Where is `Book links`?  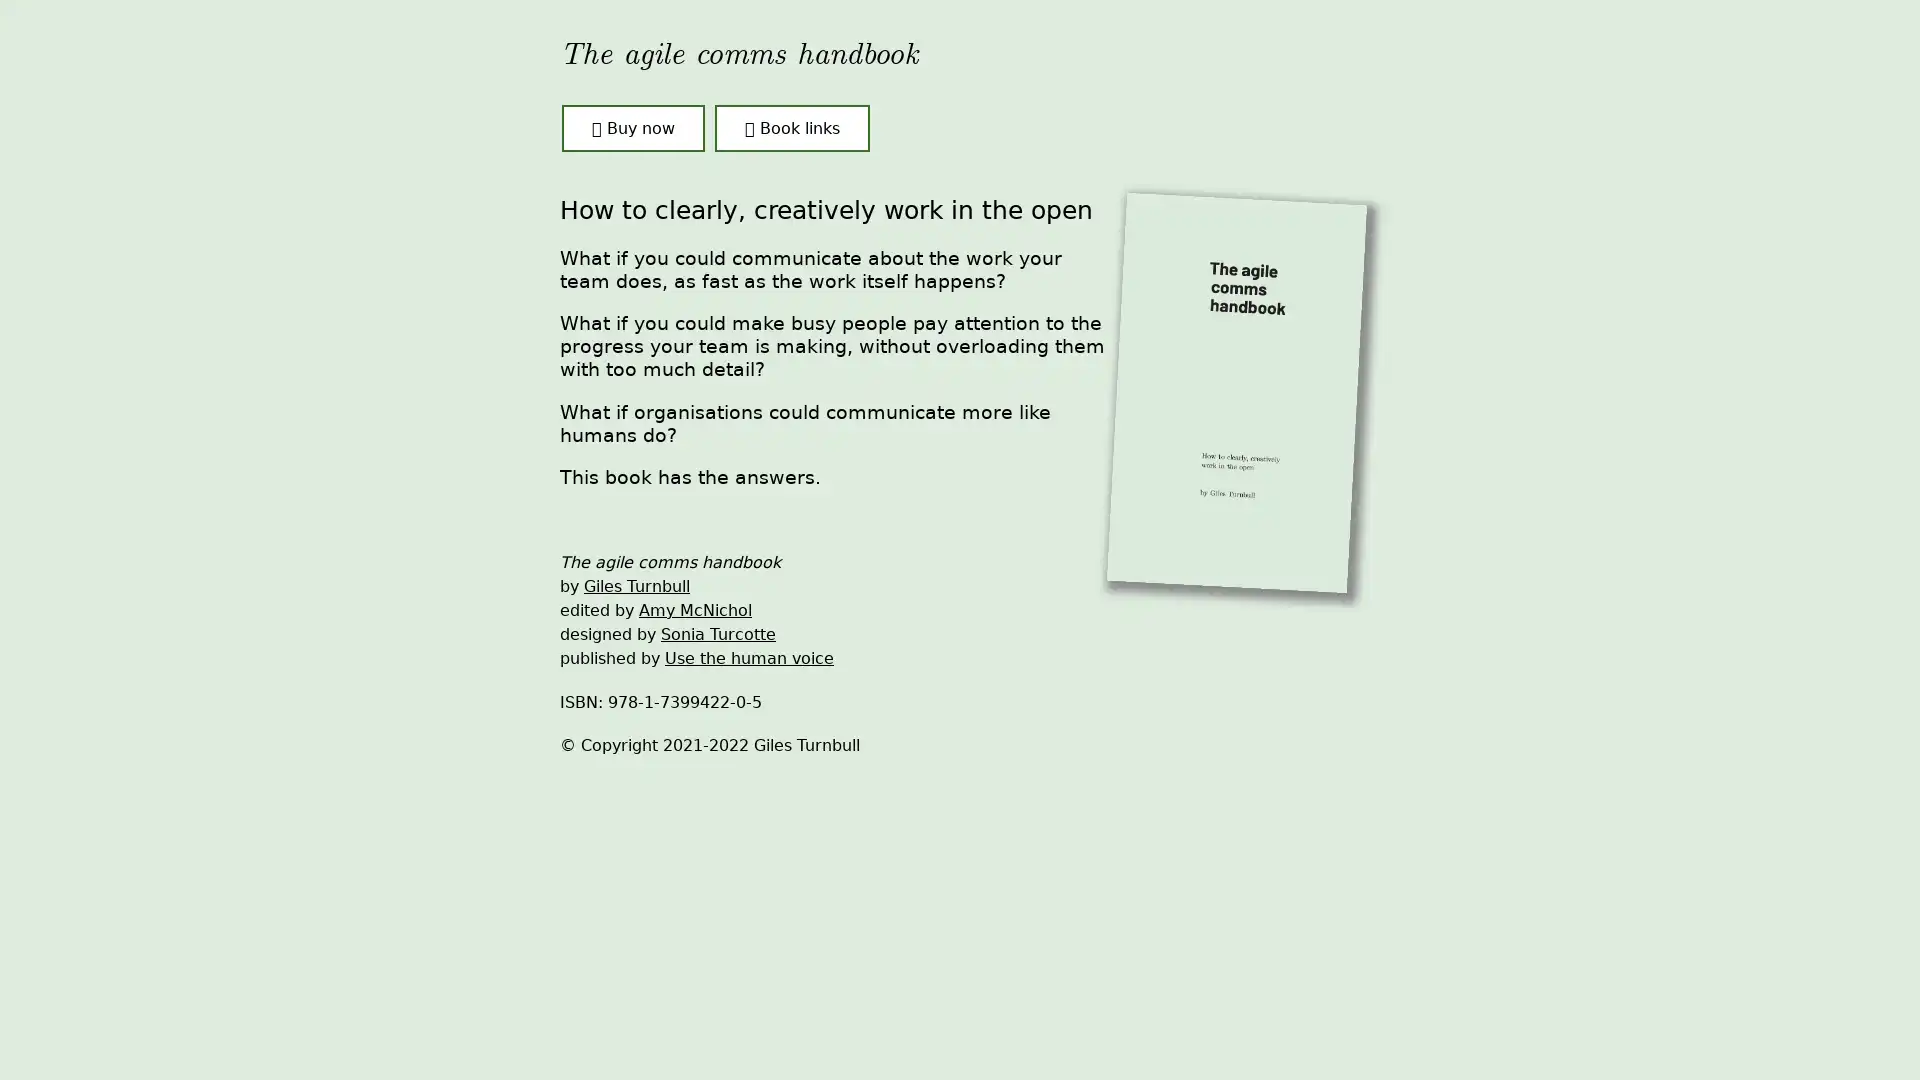 Book links is located at coordinates (791, 128).